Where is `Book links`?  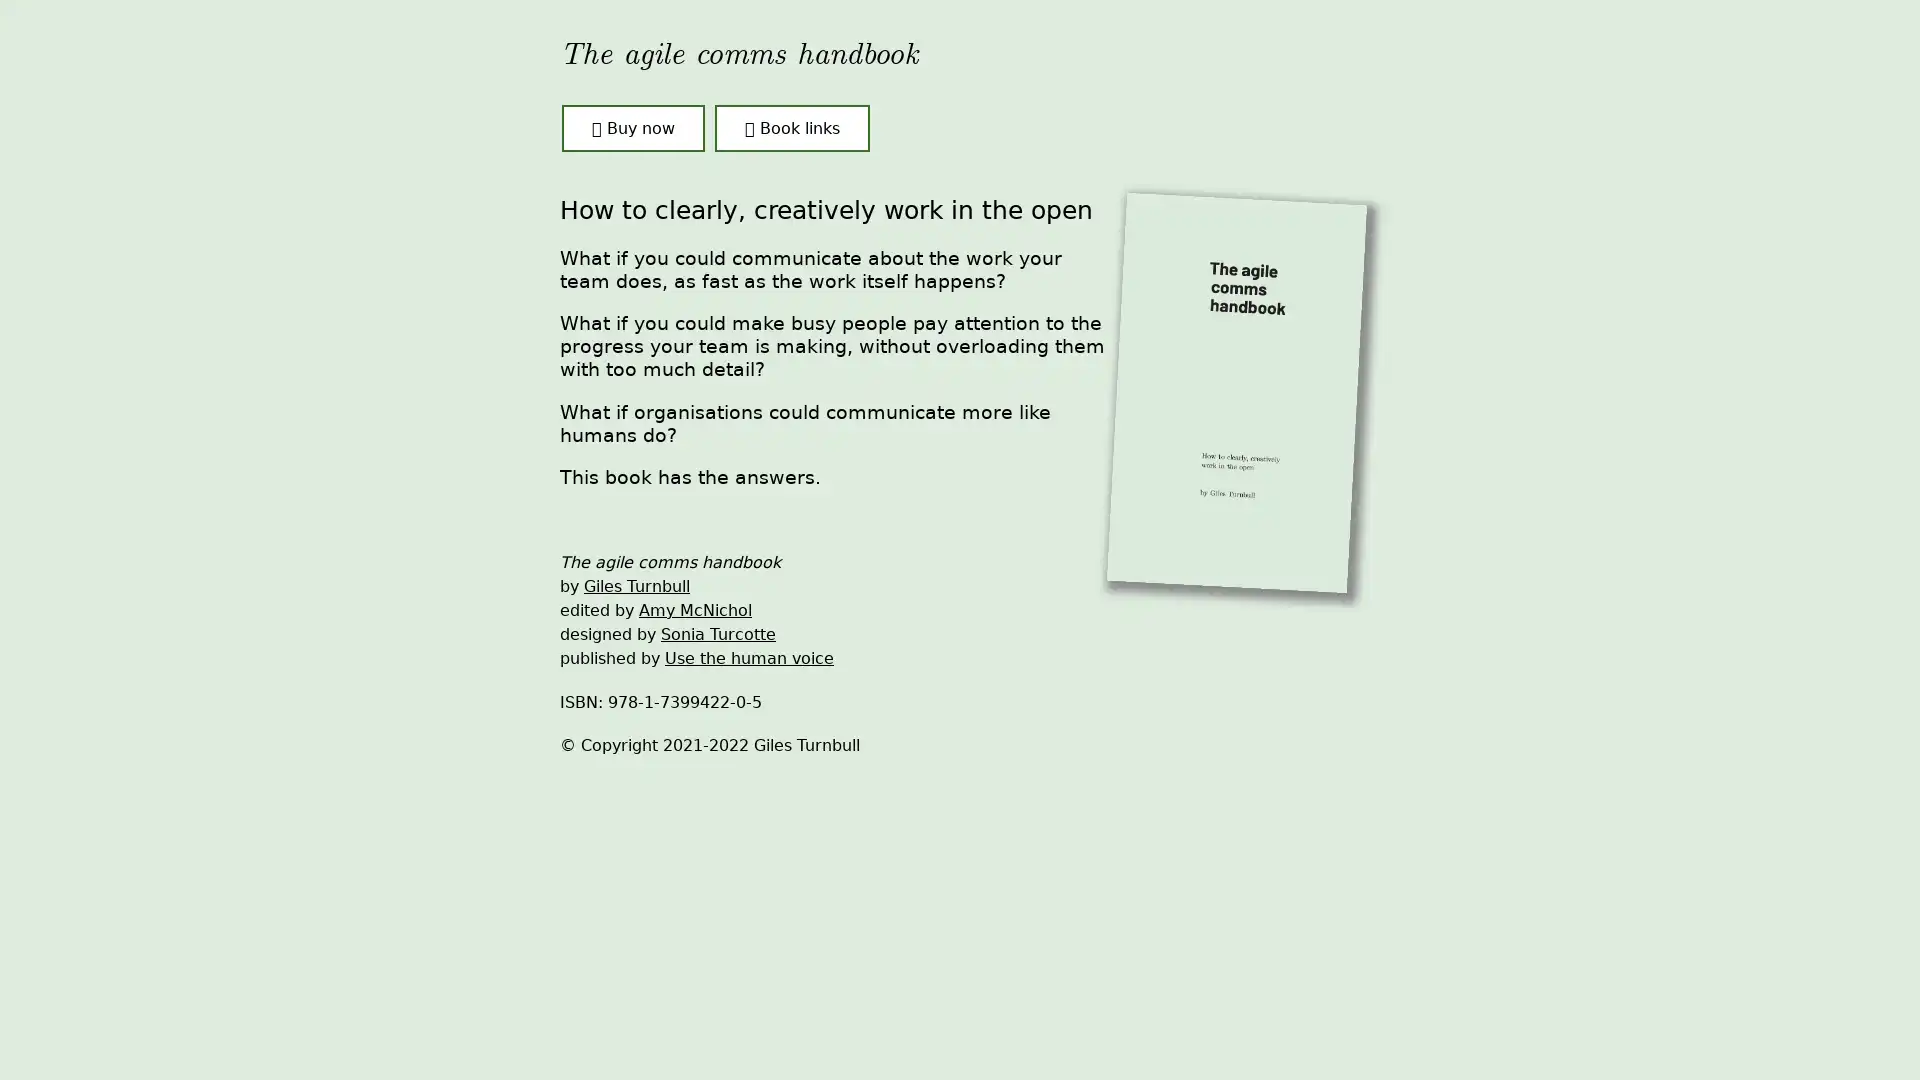 Book links is located at coordinates (791, 128).